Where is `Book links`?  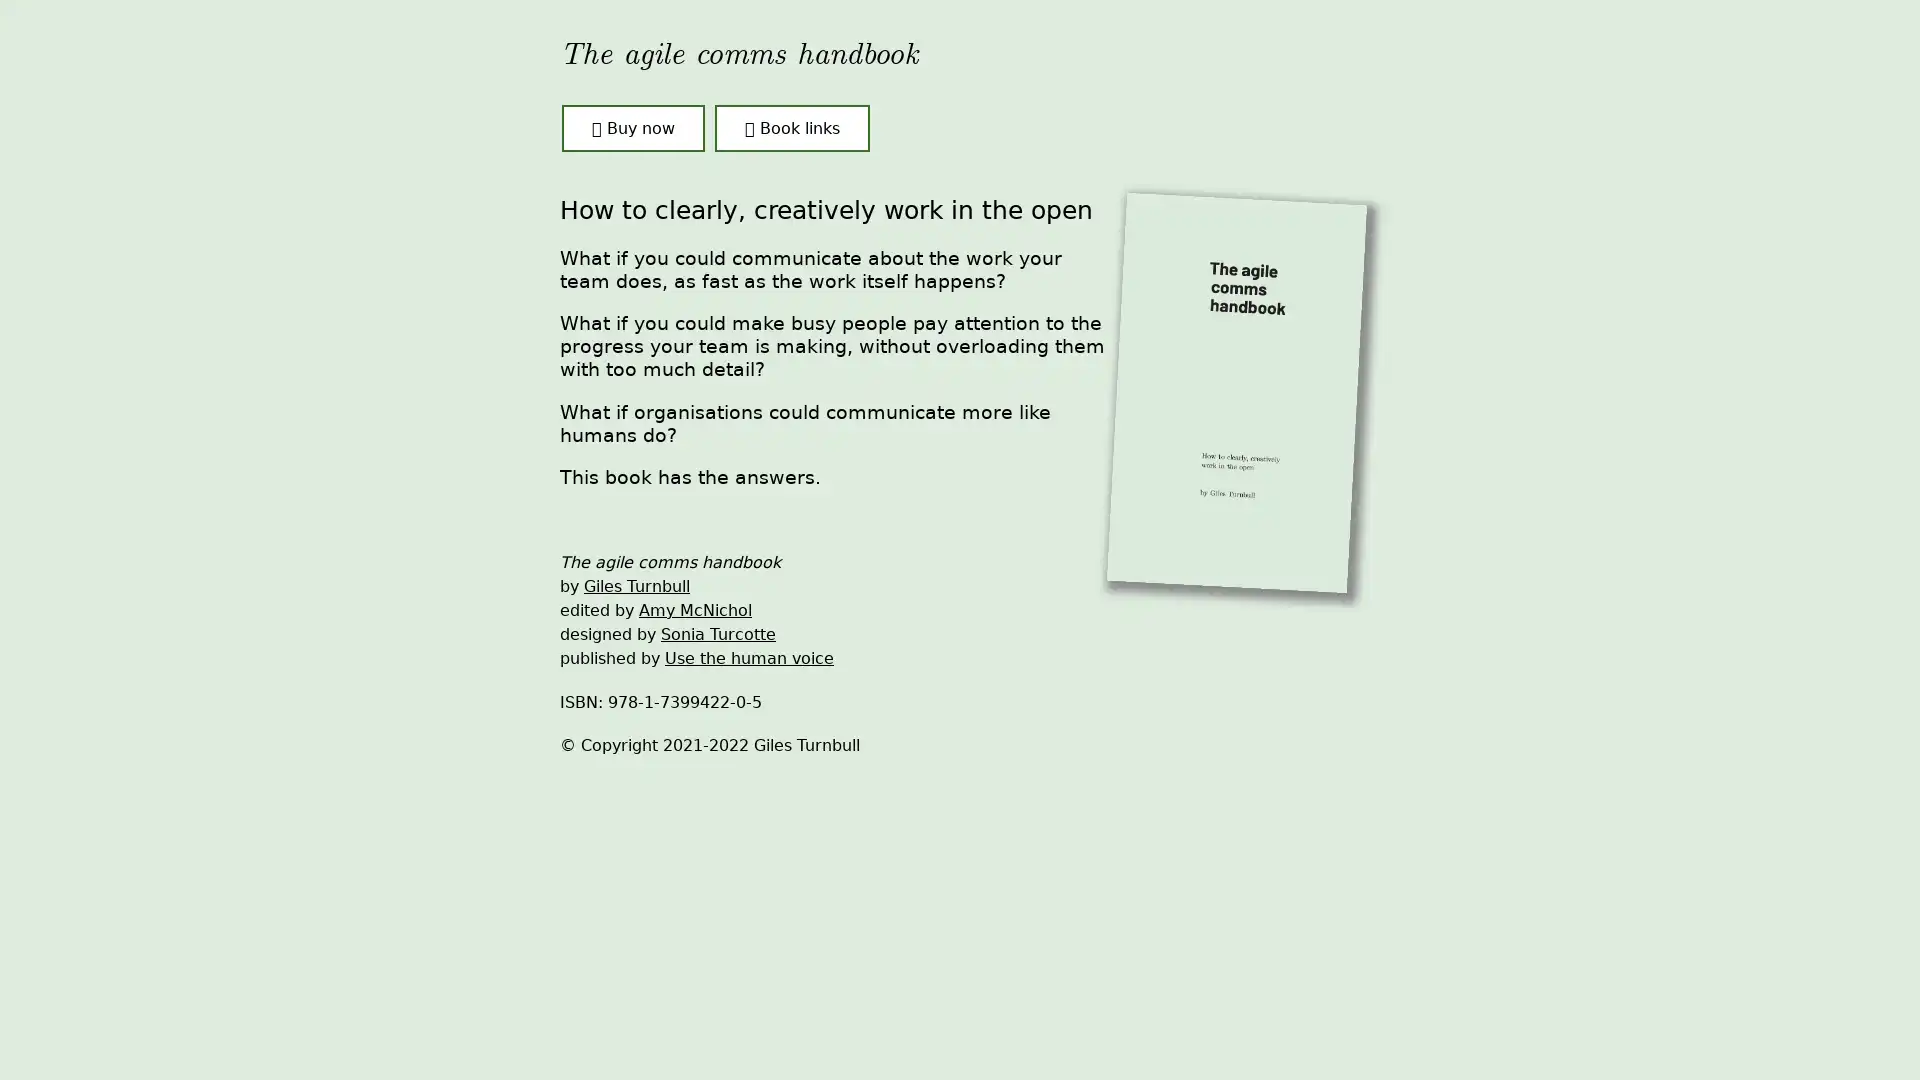 Book links is located at coordinates (791, 128).